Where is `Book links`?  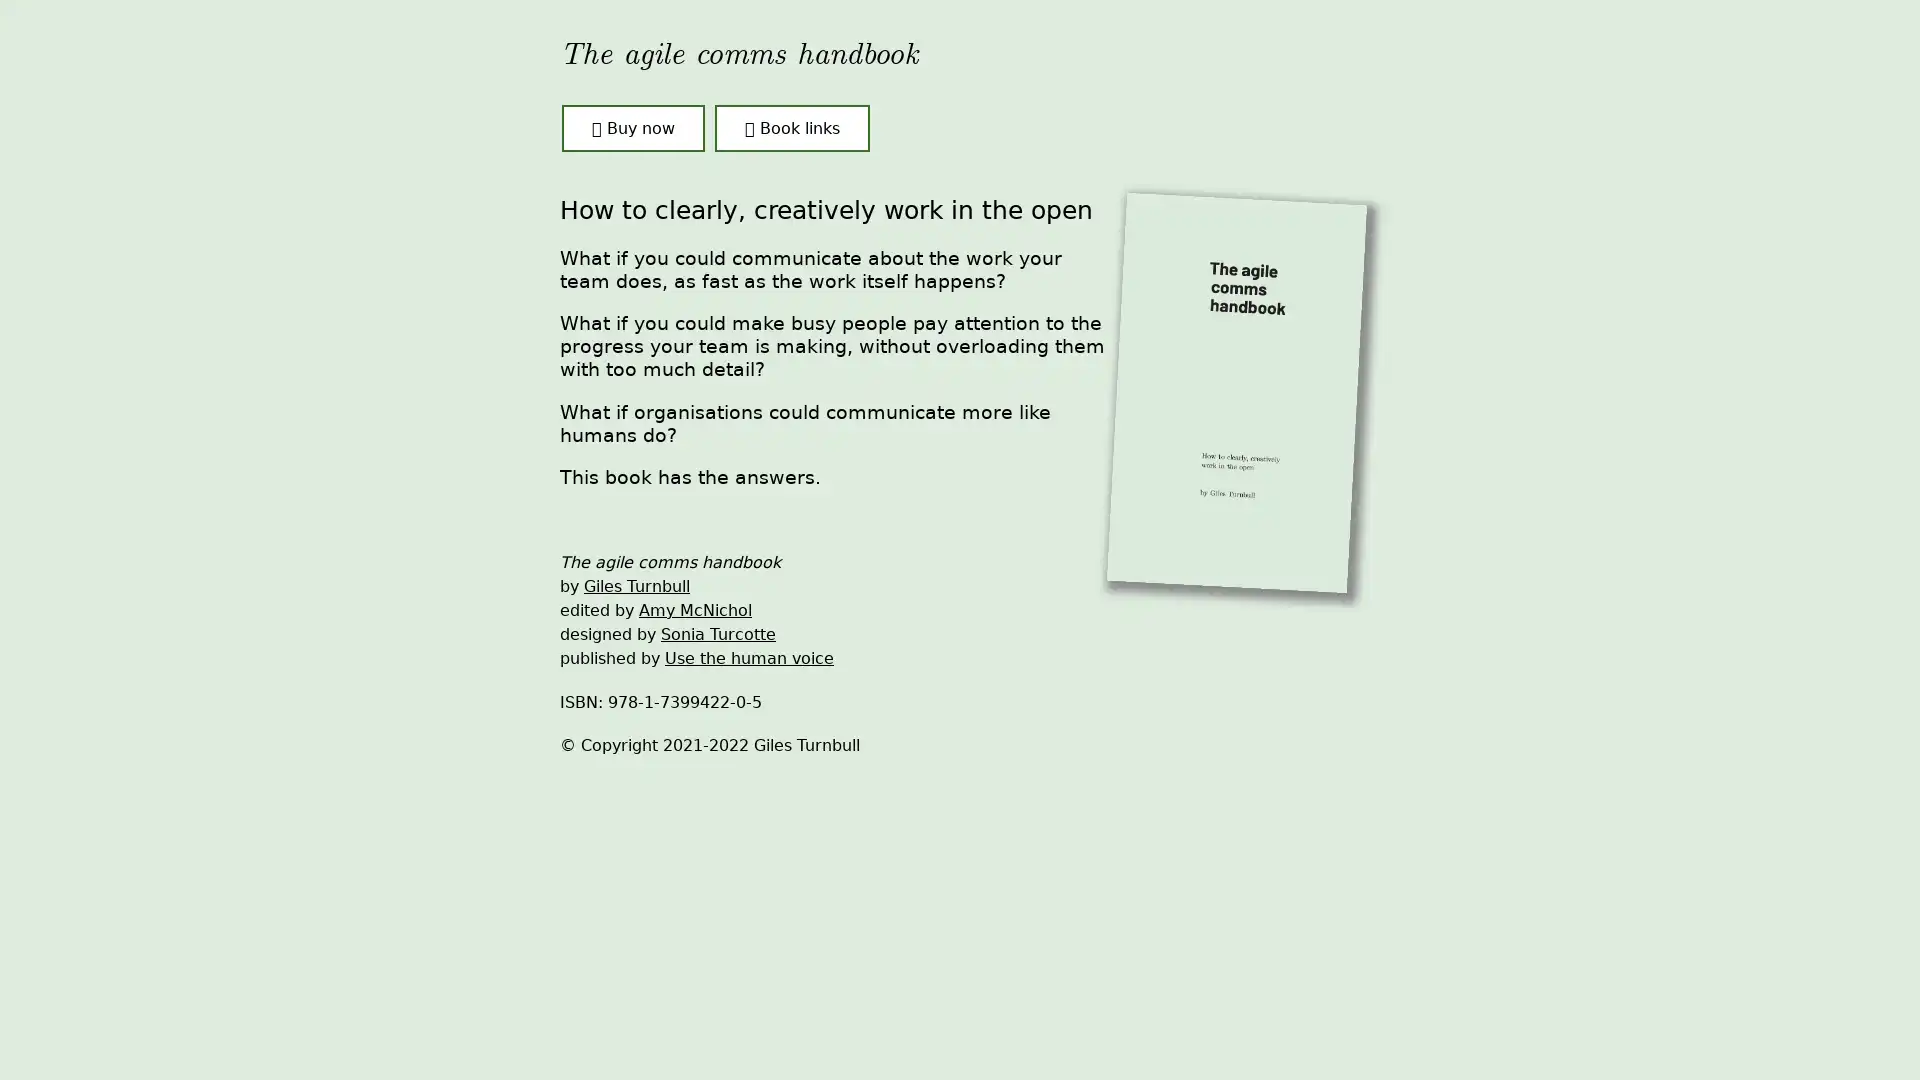 Book links is located at coordinates (791, 128).